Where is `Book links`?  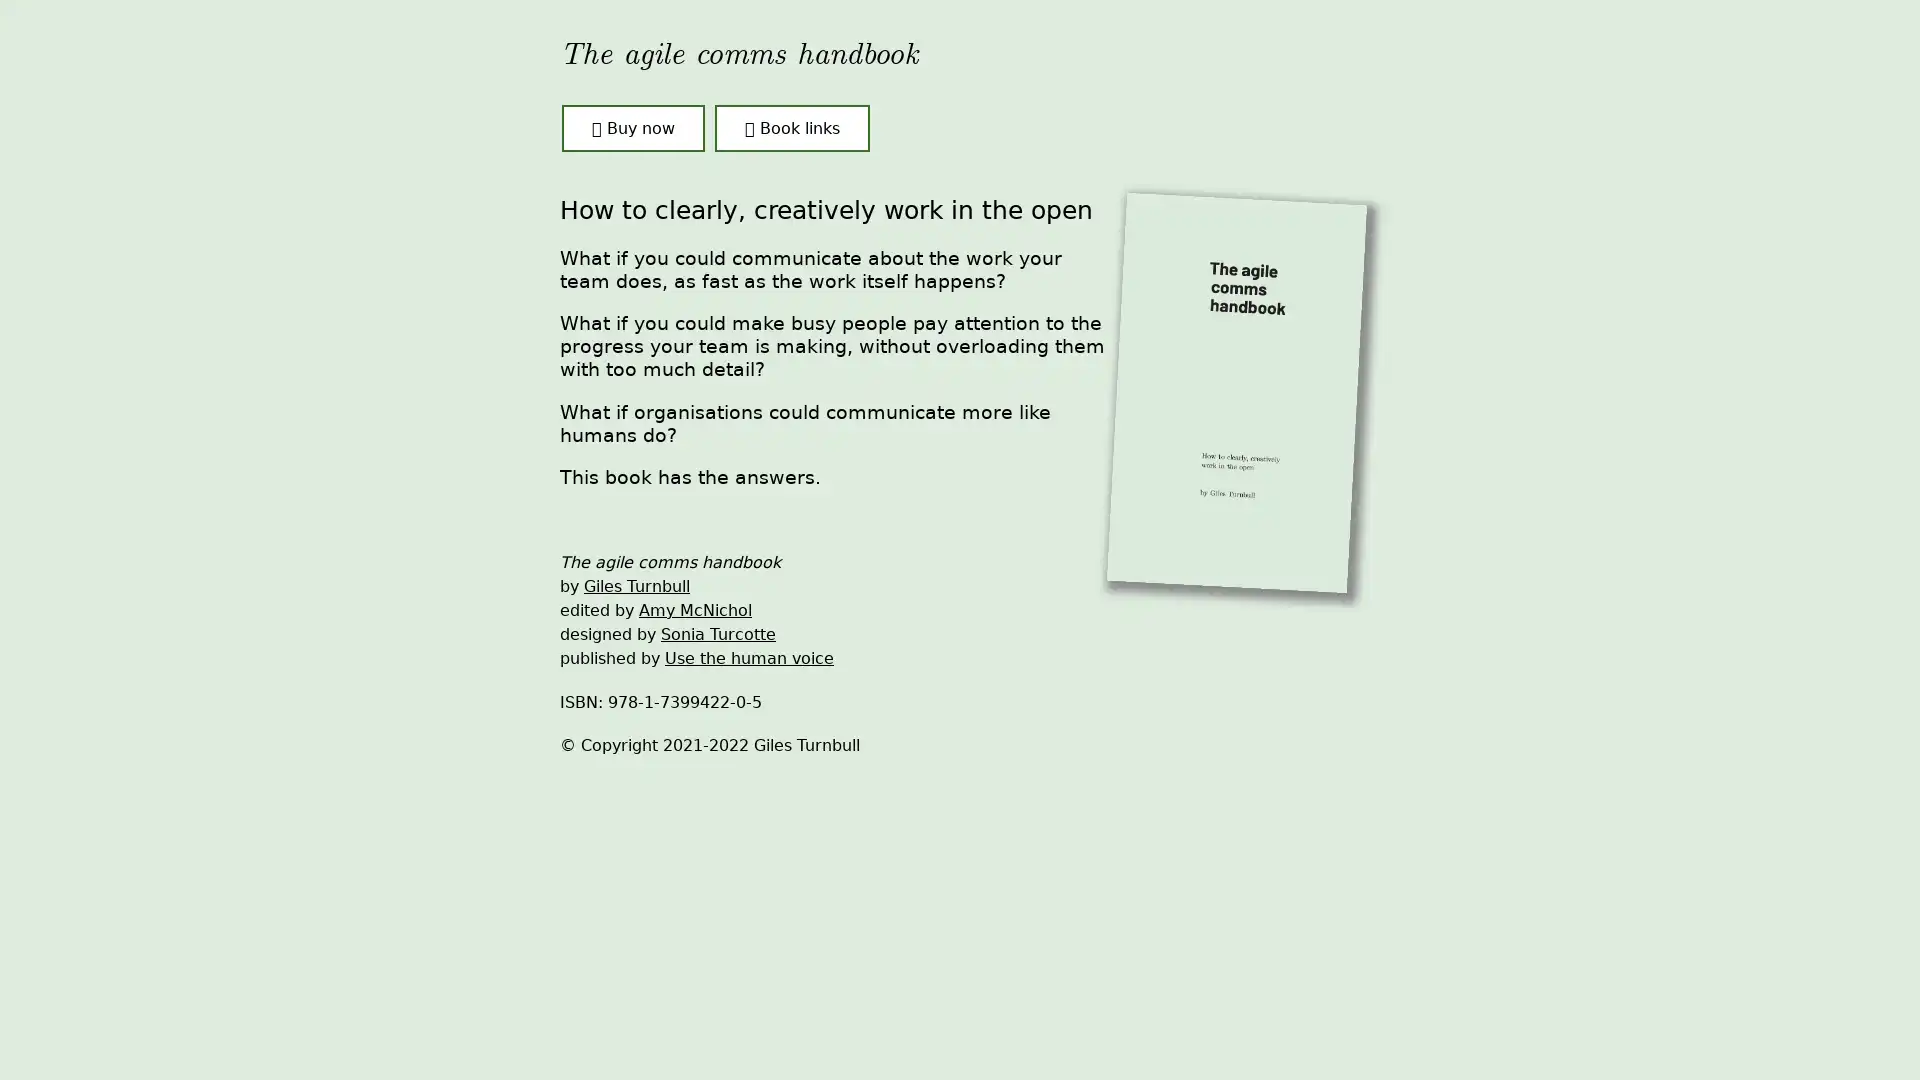 Book links is located at coordinates (791, 128).